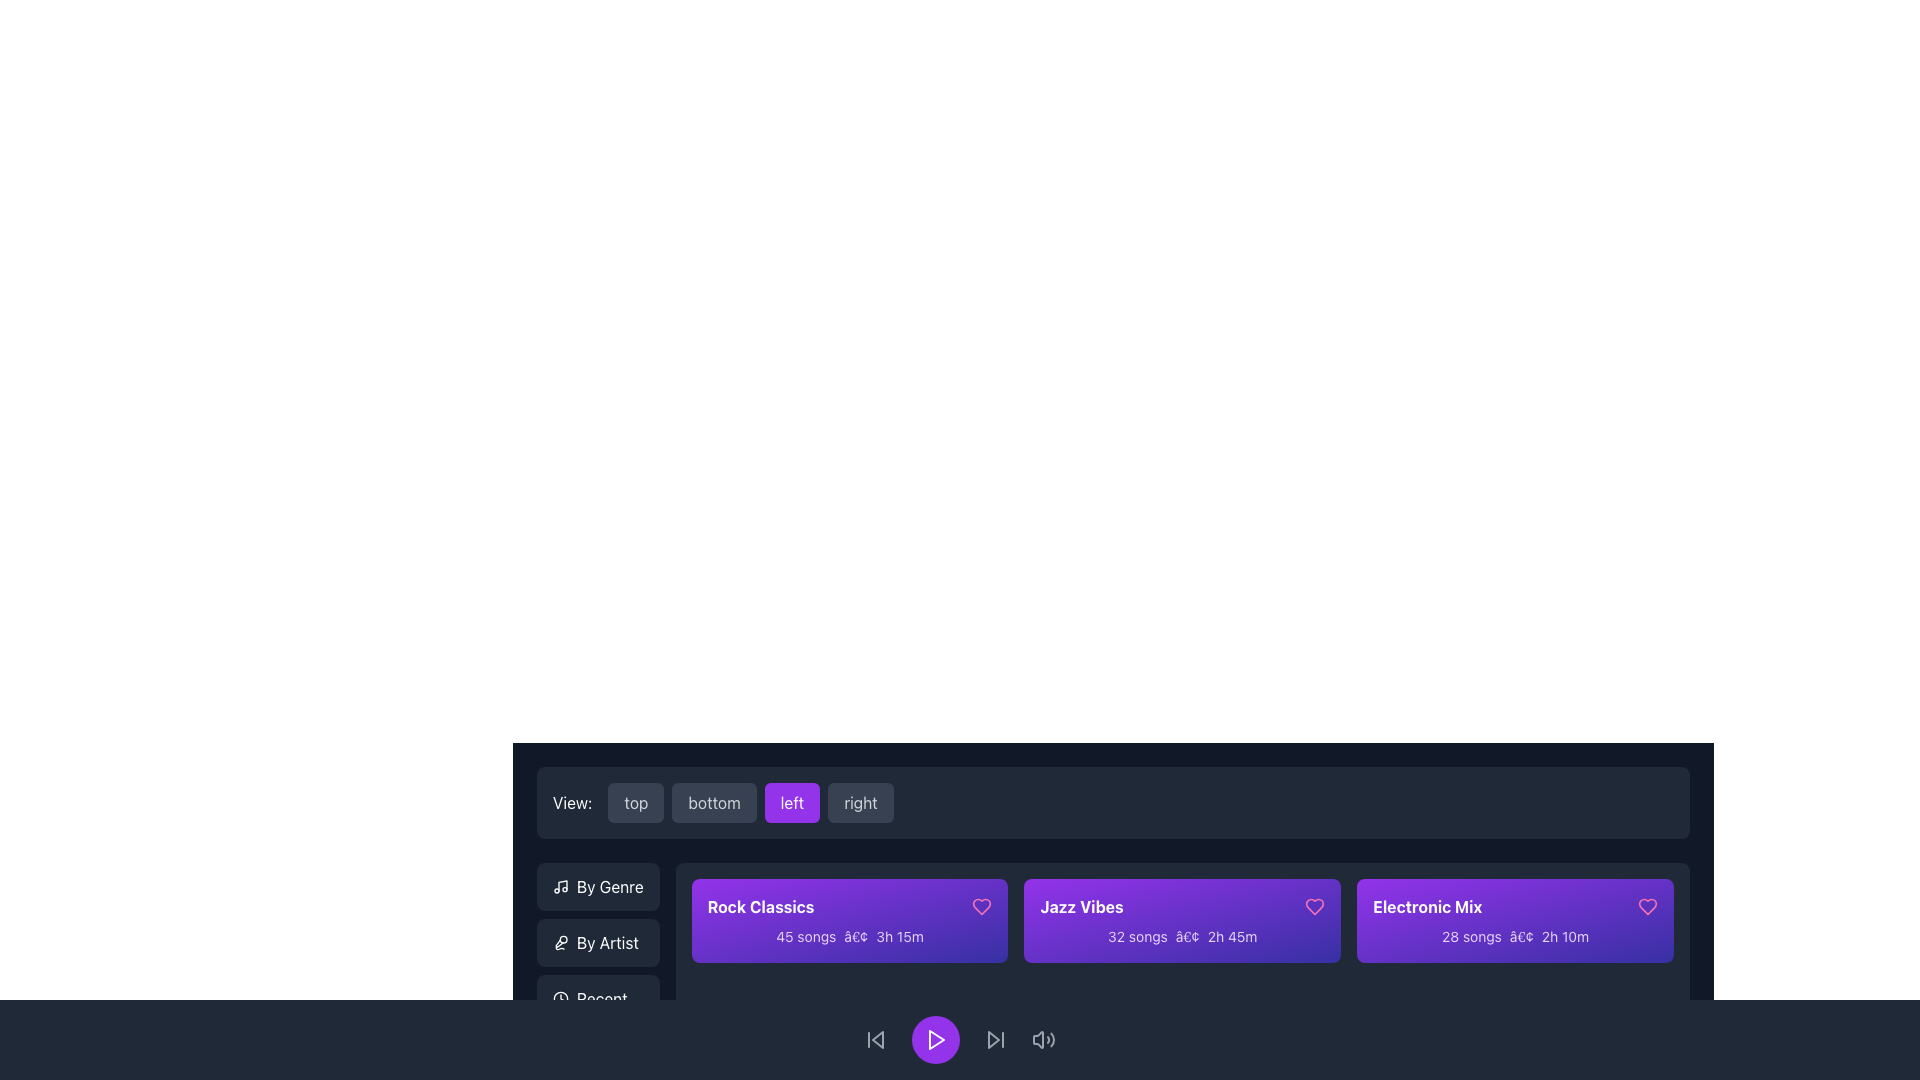  Describe the element at coordinates (849, 937) in the screenshot. I see `the text element at the bottom of the 'Rock Classics' card that displays metadata about the number of songs and total duration of the playlist` at that location.